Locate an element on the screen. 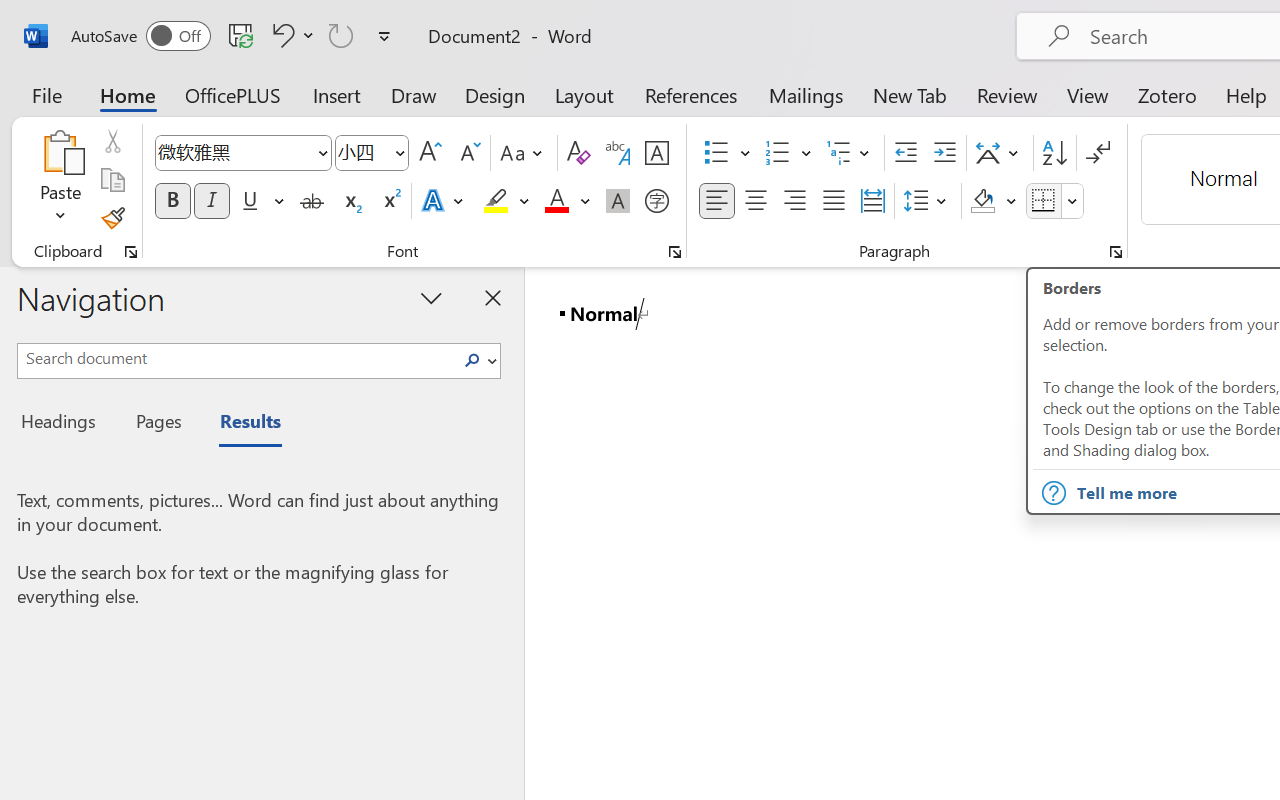 Image resolution: width=1280 pixels, height=800 pixels. 'Align Right' is located at coordinates (793, 201).